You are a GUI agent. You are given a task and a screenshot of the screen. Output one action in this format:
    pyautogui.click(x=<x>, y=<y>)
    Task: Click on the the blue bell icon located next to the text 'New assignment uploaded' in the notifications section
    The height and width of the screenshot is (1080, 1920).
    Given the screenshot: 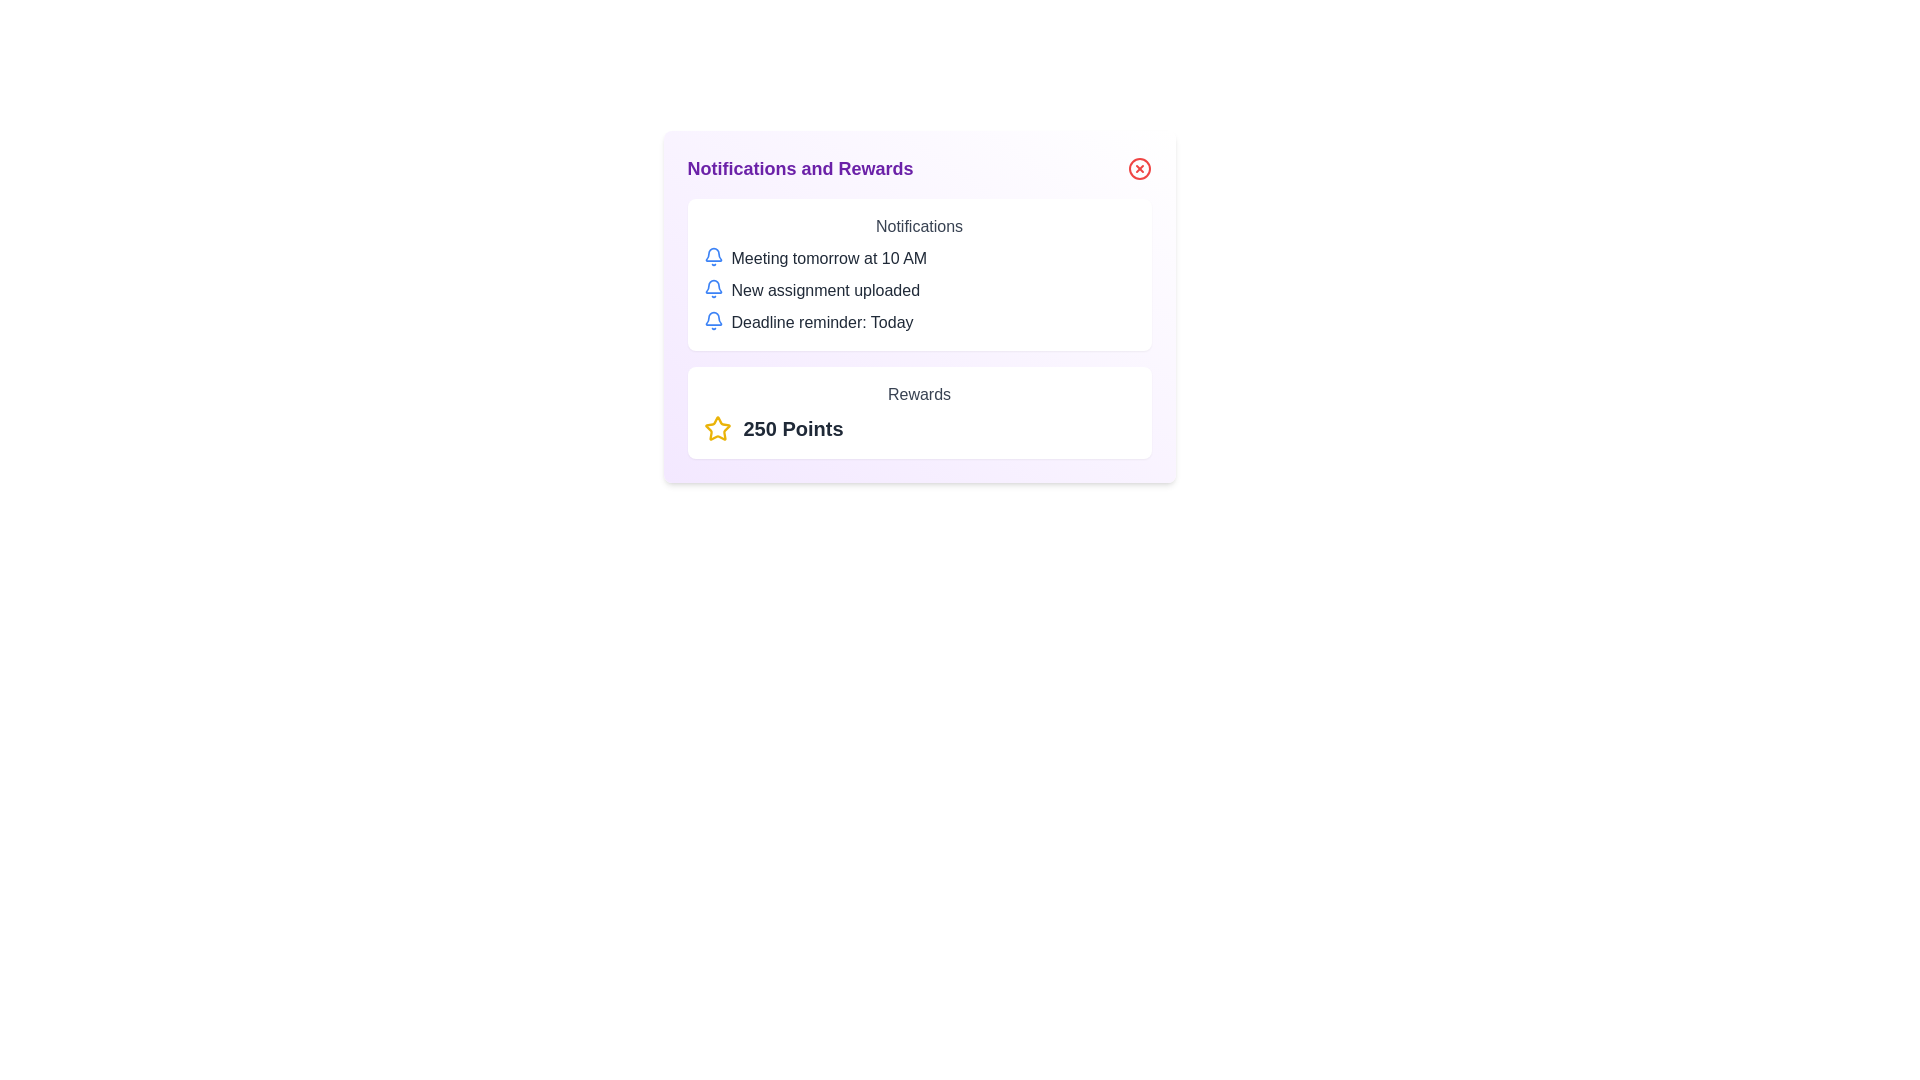 What is the action you would take?
    pyautogui.click(x=713, y=289)
    